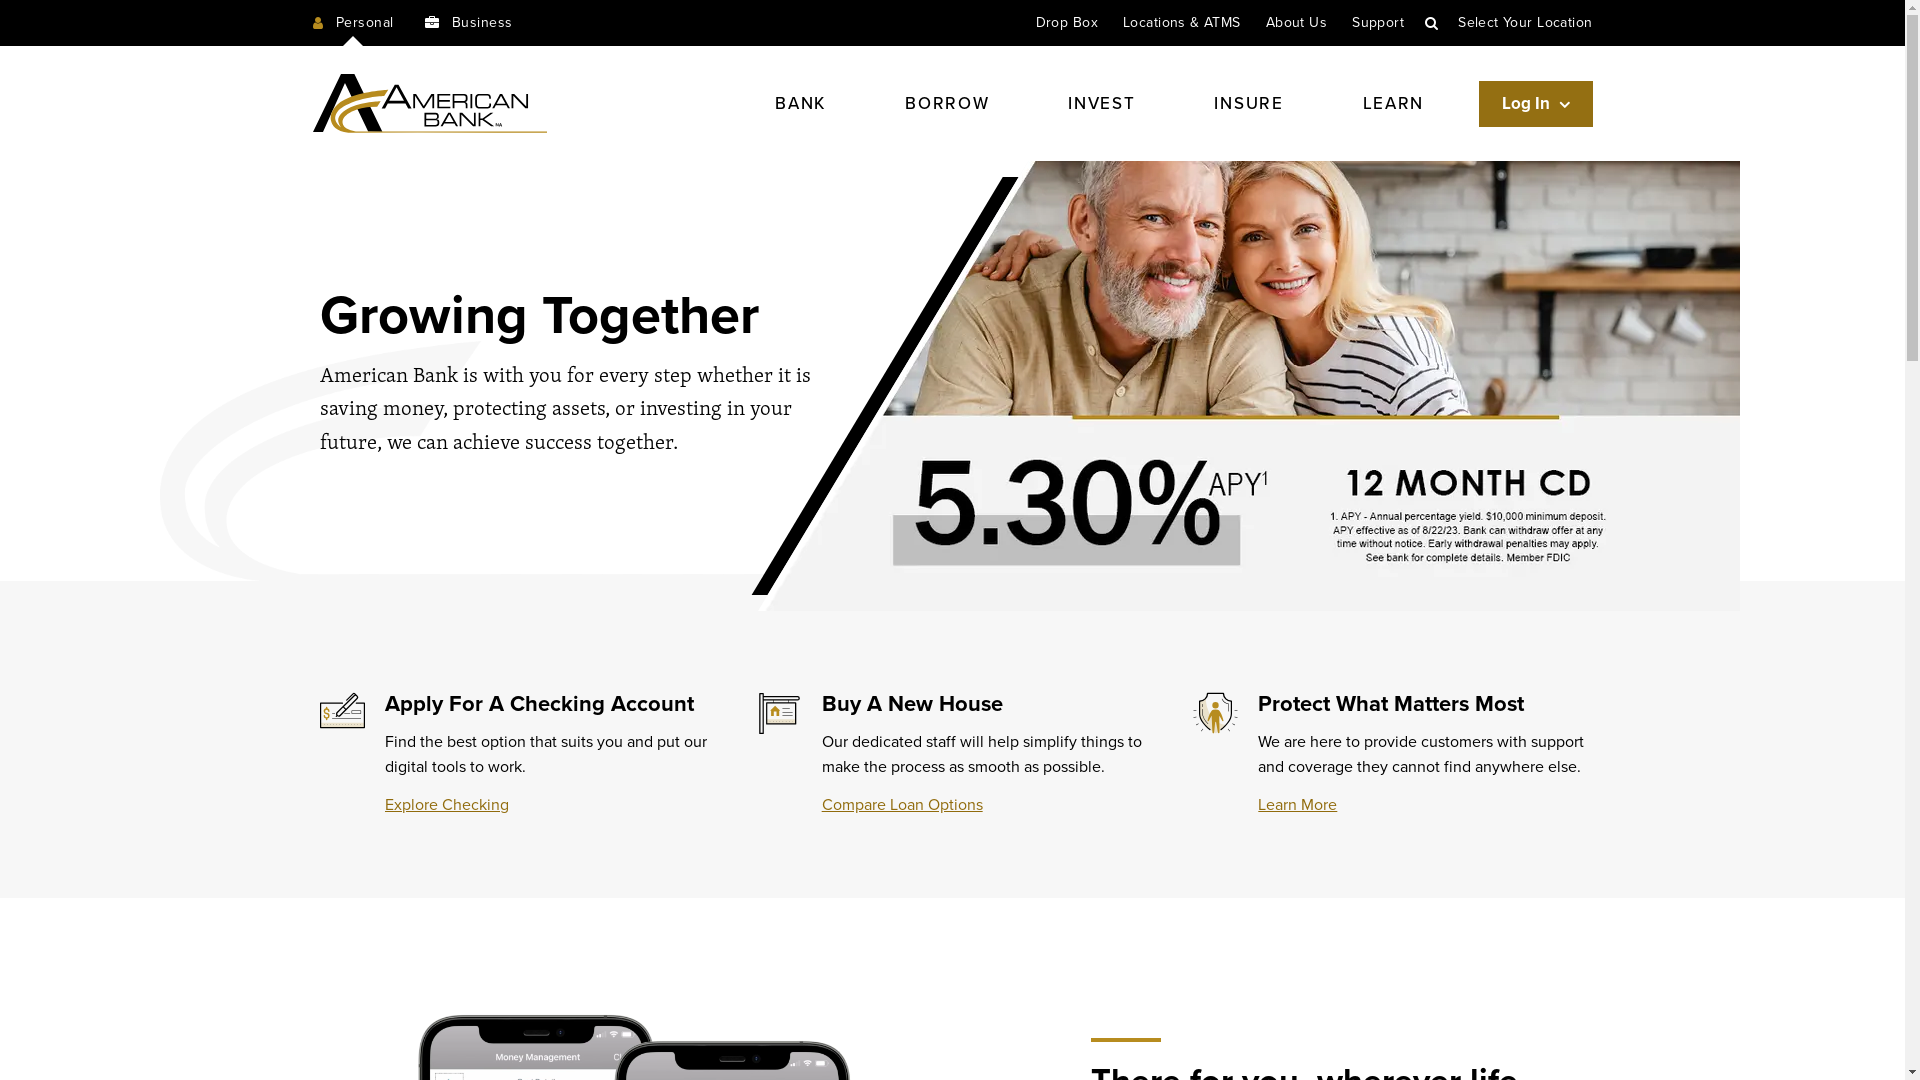 Image resolution: width=1920 pixels, height=1080 pixels. I want to click on 'INSURE', so click(1247, 103).